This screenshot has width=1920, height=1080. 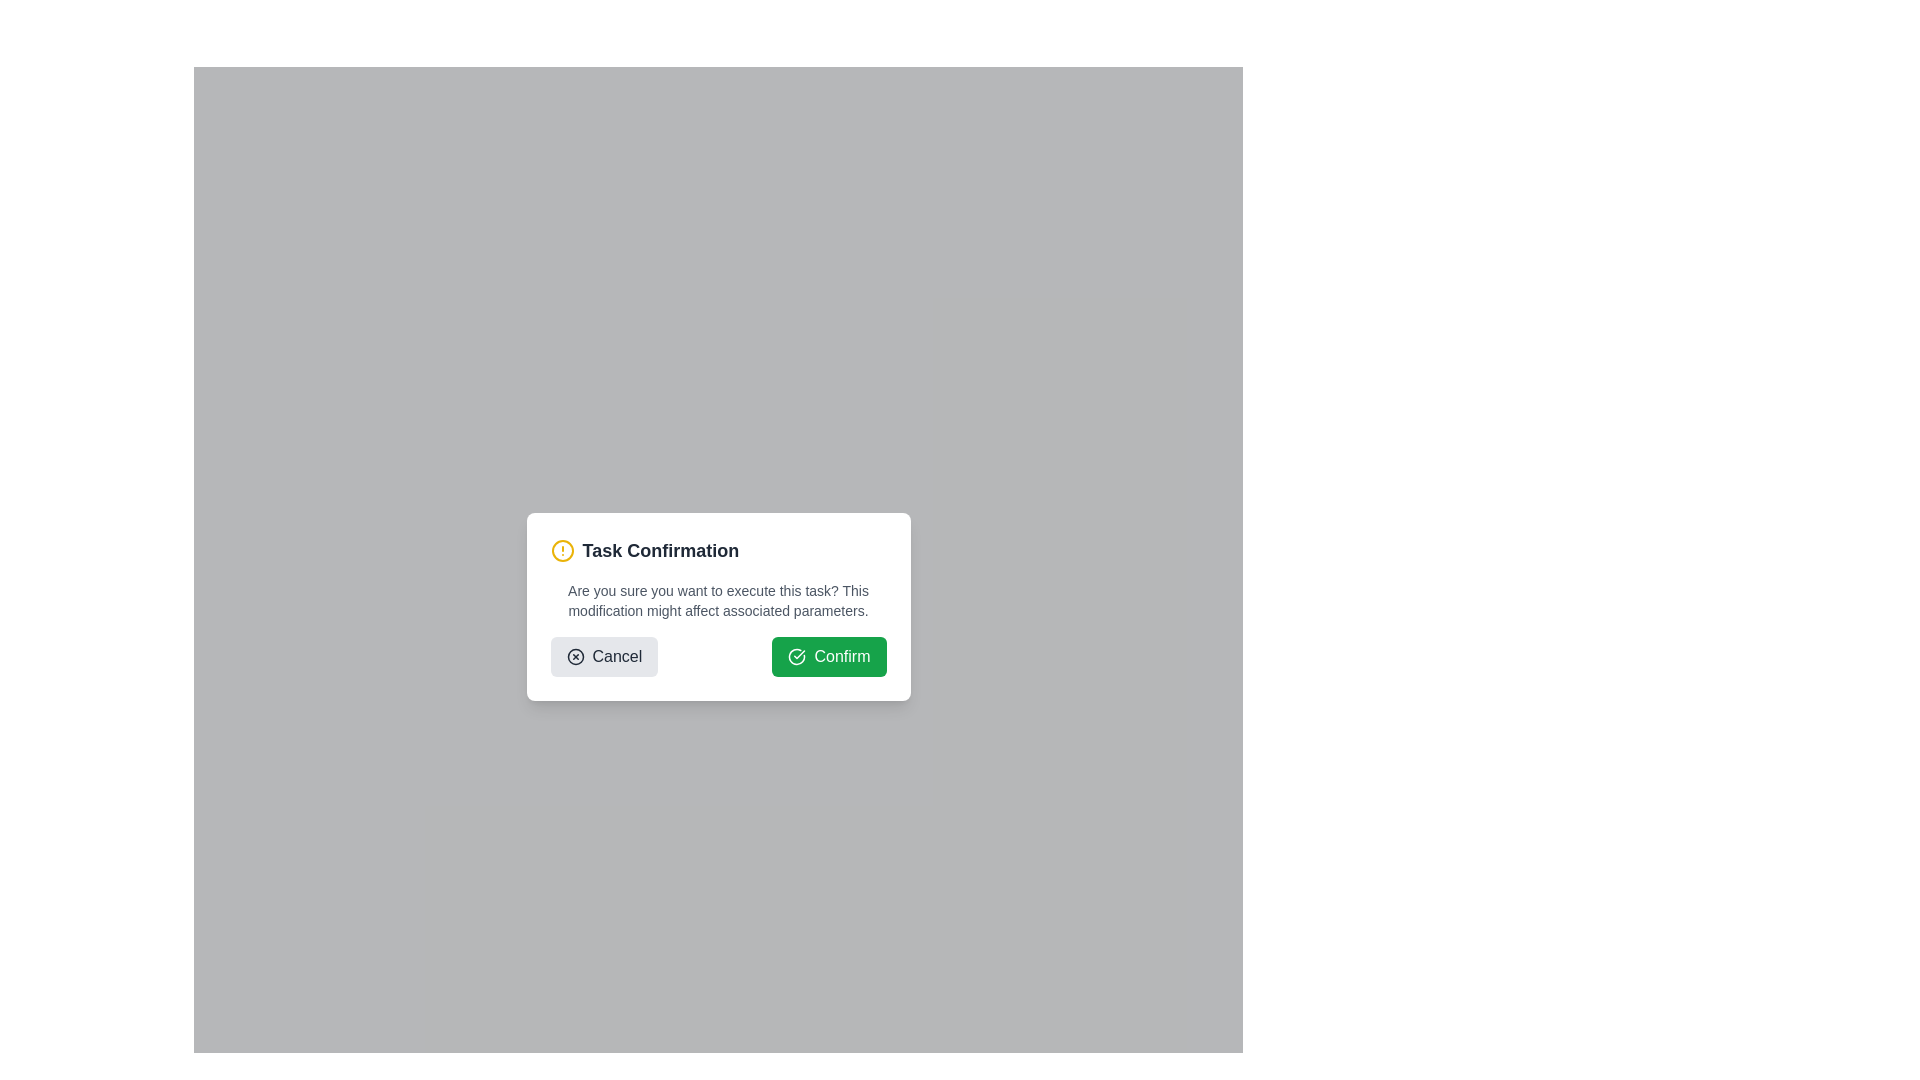 What do you see at coordinates (718, 600) in the screenshot?
I see `confirmation details from the Text label located in the dialog box that follows the title 'Task Confirmation'` at bounding box center [718, 600].